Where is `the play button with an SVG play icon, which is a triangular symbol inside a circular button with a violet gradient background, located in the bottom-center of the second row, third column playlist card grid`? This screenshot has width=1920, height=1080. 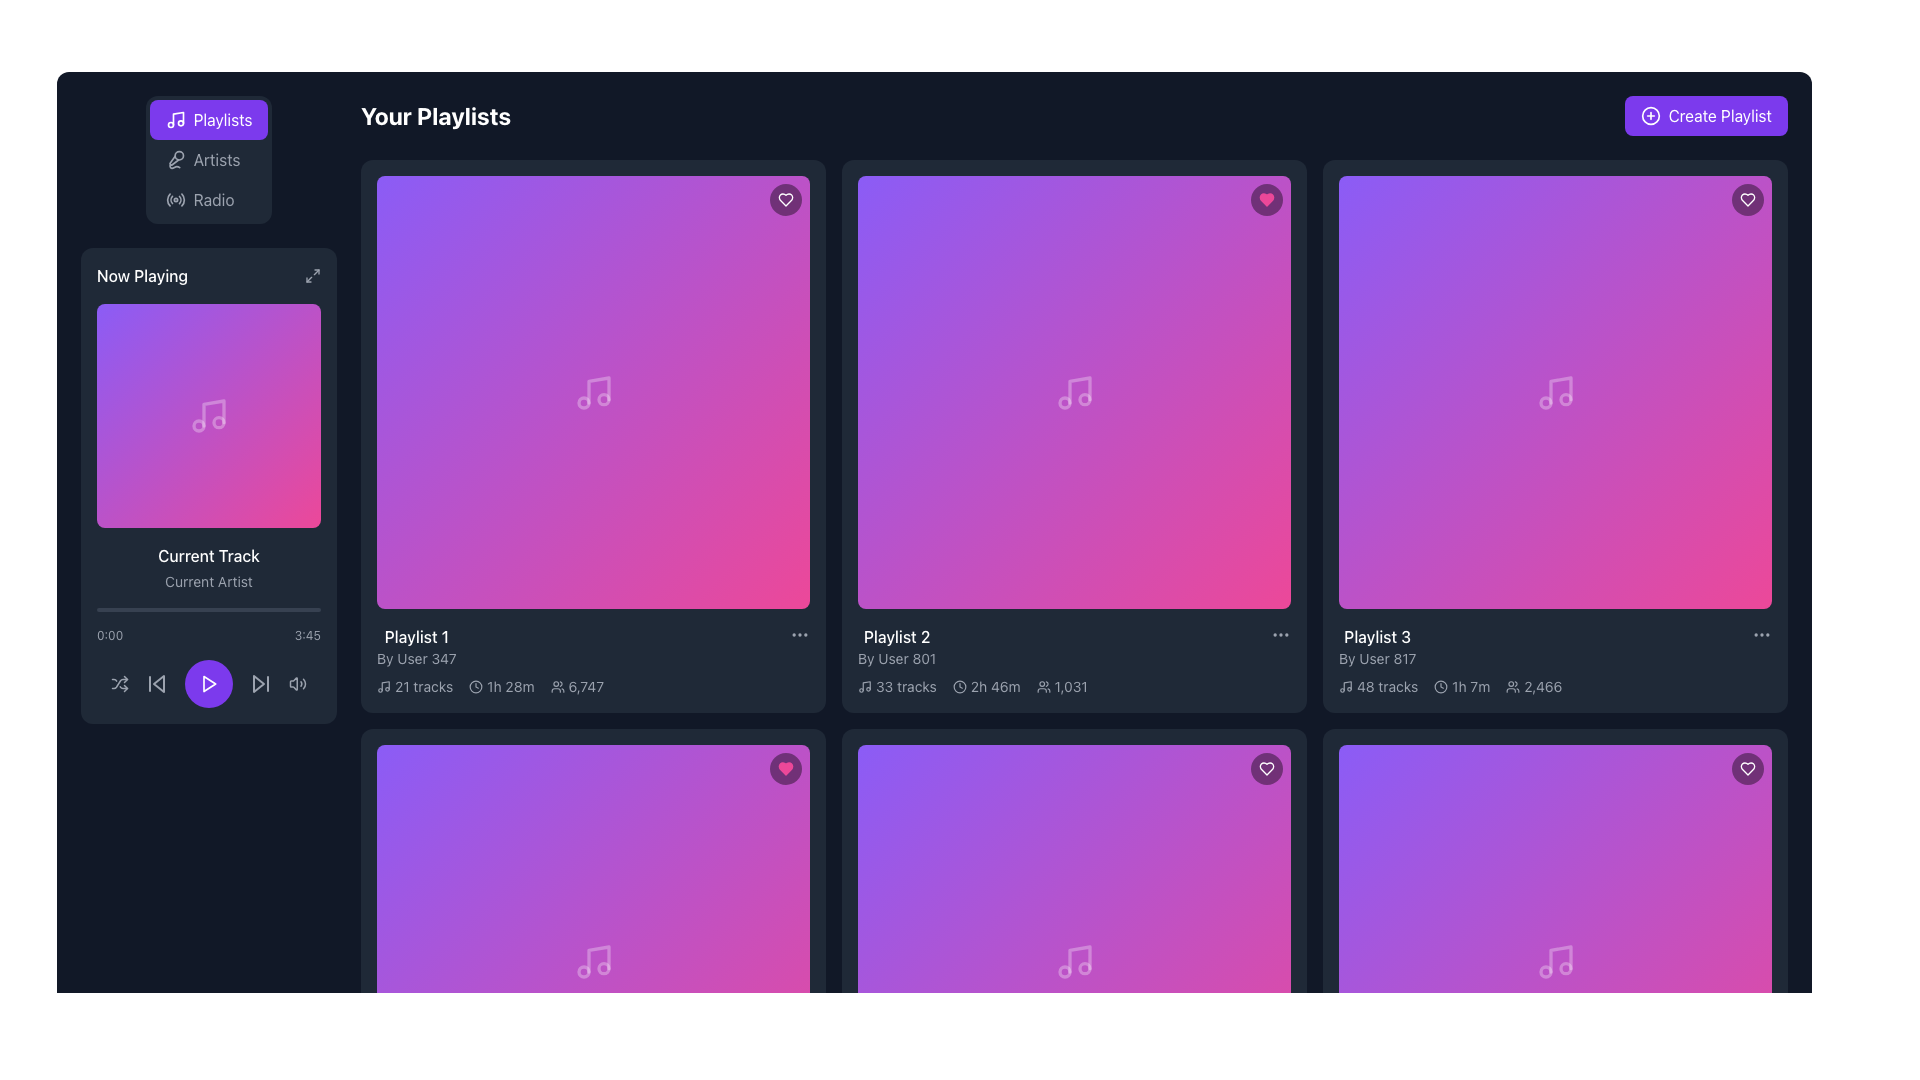
the play button with an SVG play icon, which is a triangular symbol inside a circular button with a violet gradient background, located in the bottom-center of the second row, third column playlist card grid is located at coordinates (592, 960).